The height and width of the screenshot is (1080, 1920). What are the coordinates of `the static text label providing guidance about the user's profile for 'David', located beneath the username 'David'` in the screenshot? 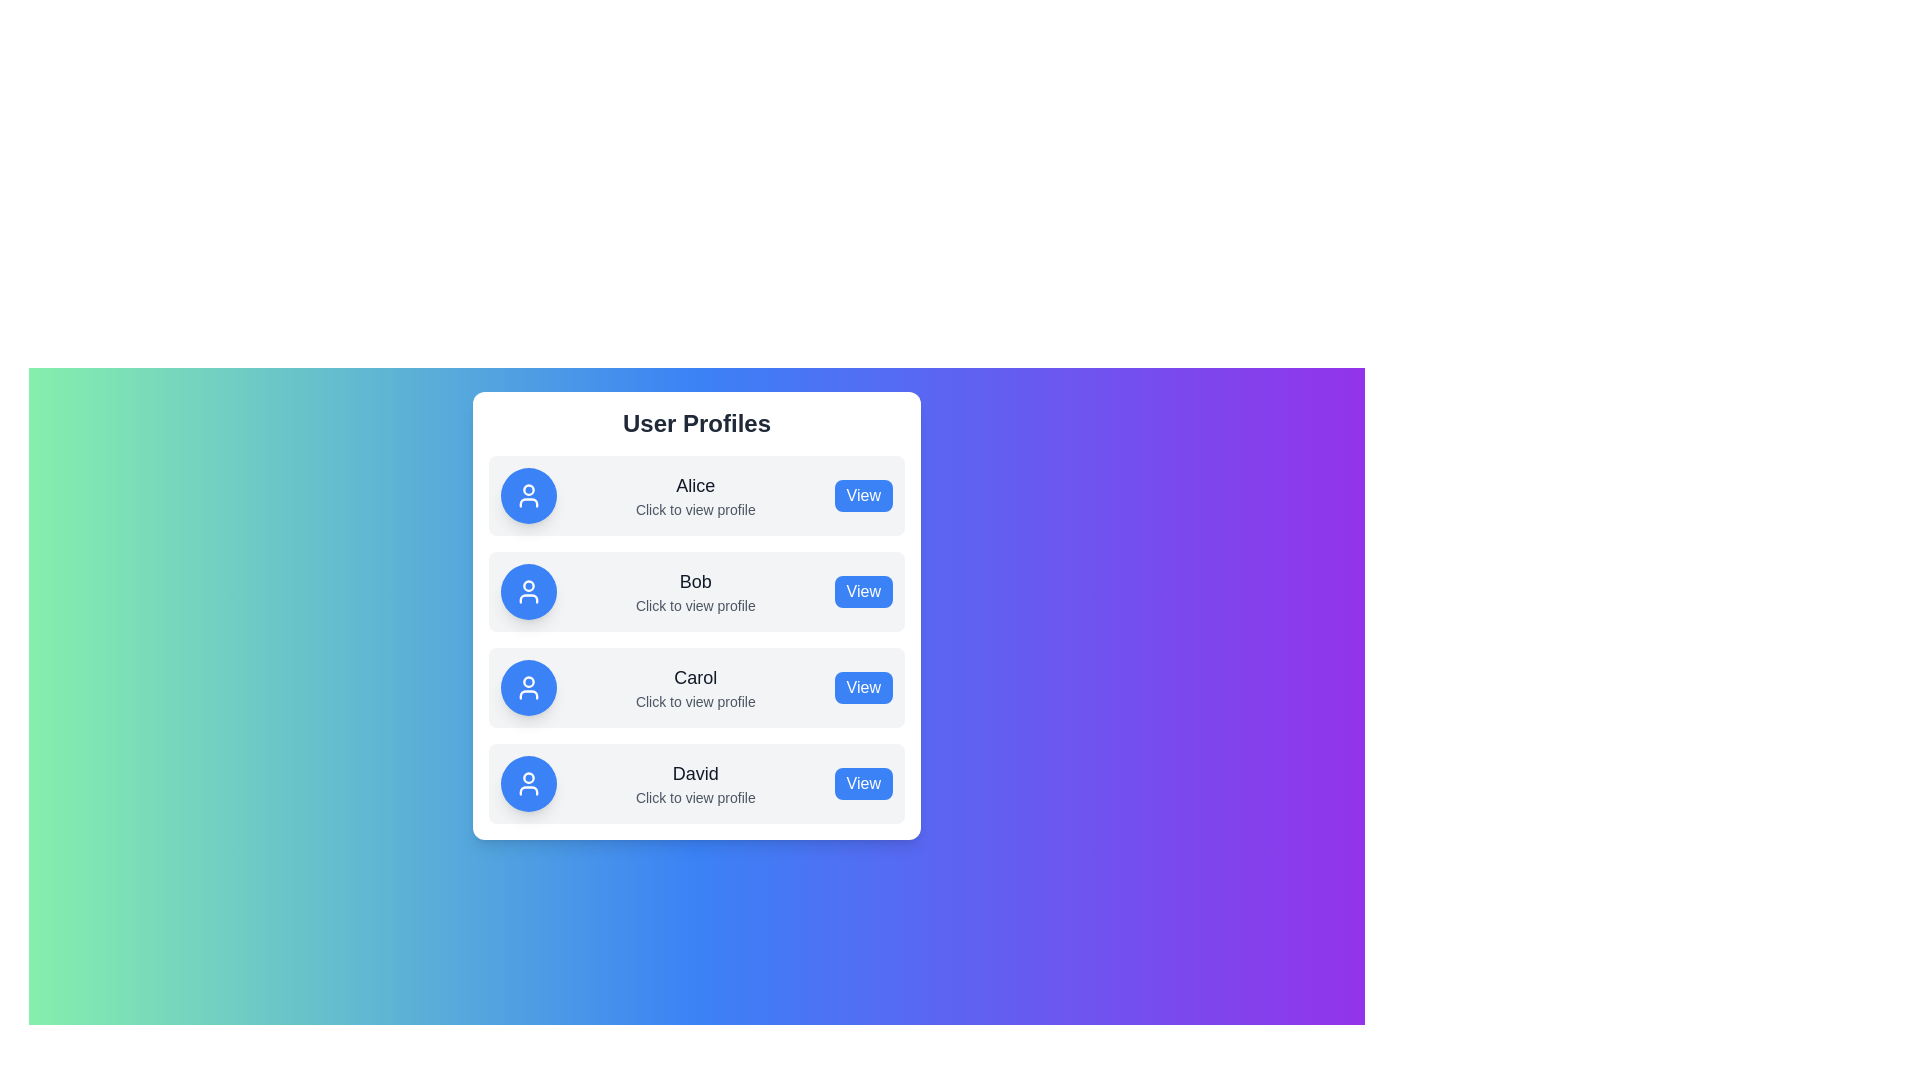 It's located at (695, 797).